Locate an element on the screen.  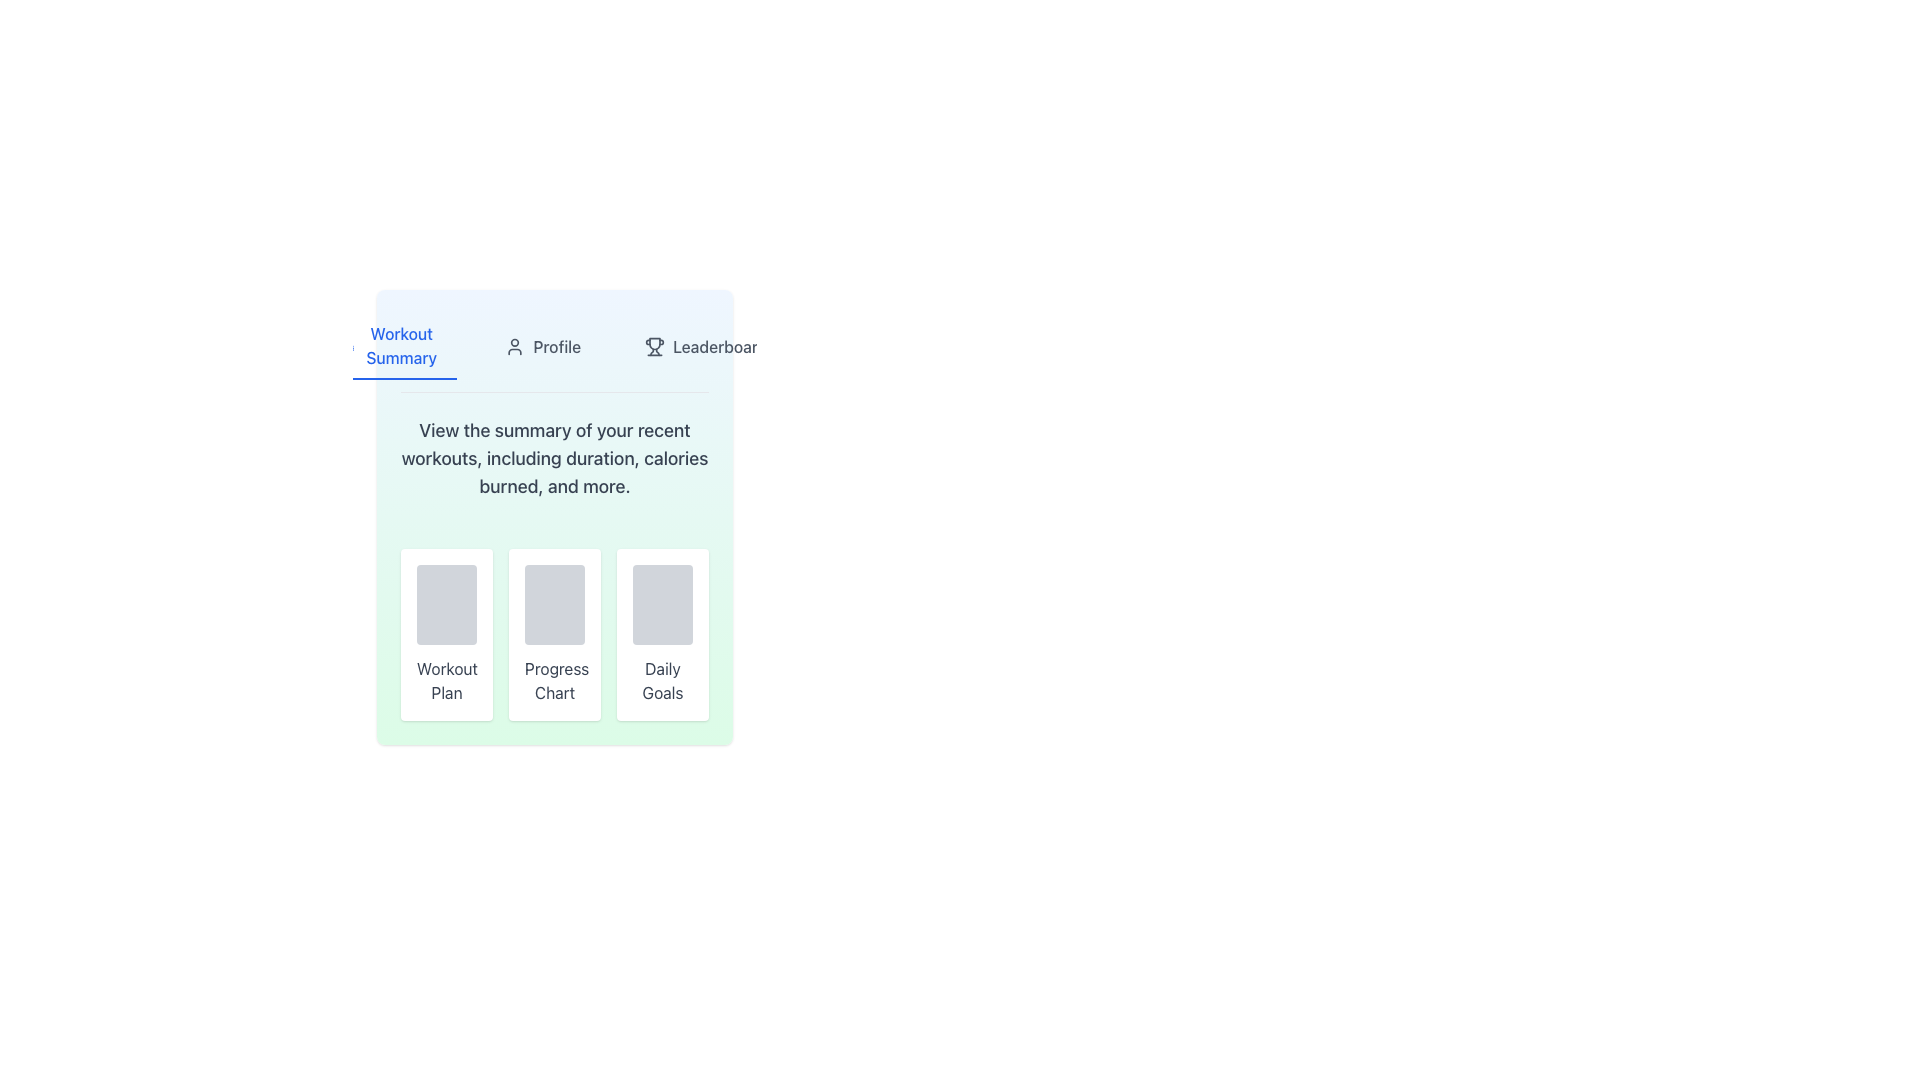
the stylized trophy icon located in the header section, associated with the 'Leaderboard' text, which is positioned to the right of the 'Profile' icon is located at coordinates (655, 343).